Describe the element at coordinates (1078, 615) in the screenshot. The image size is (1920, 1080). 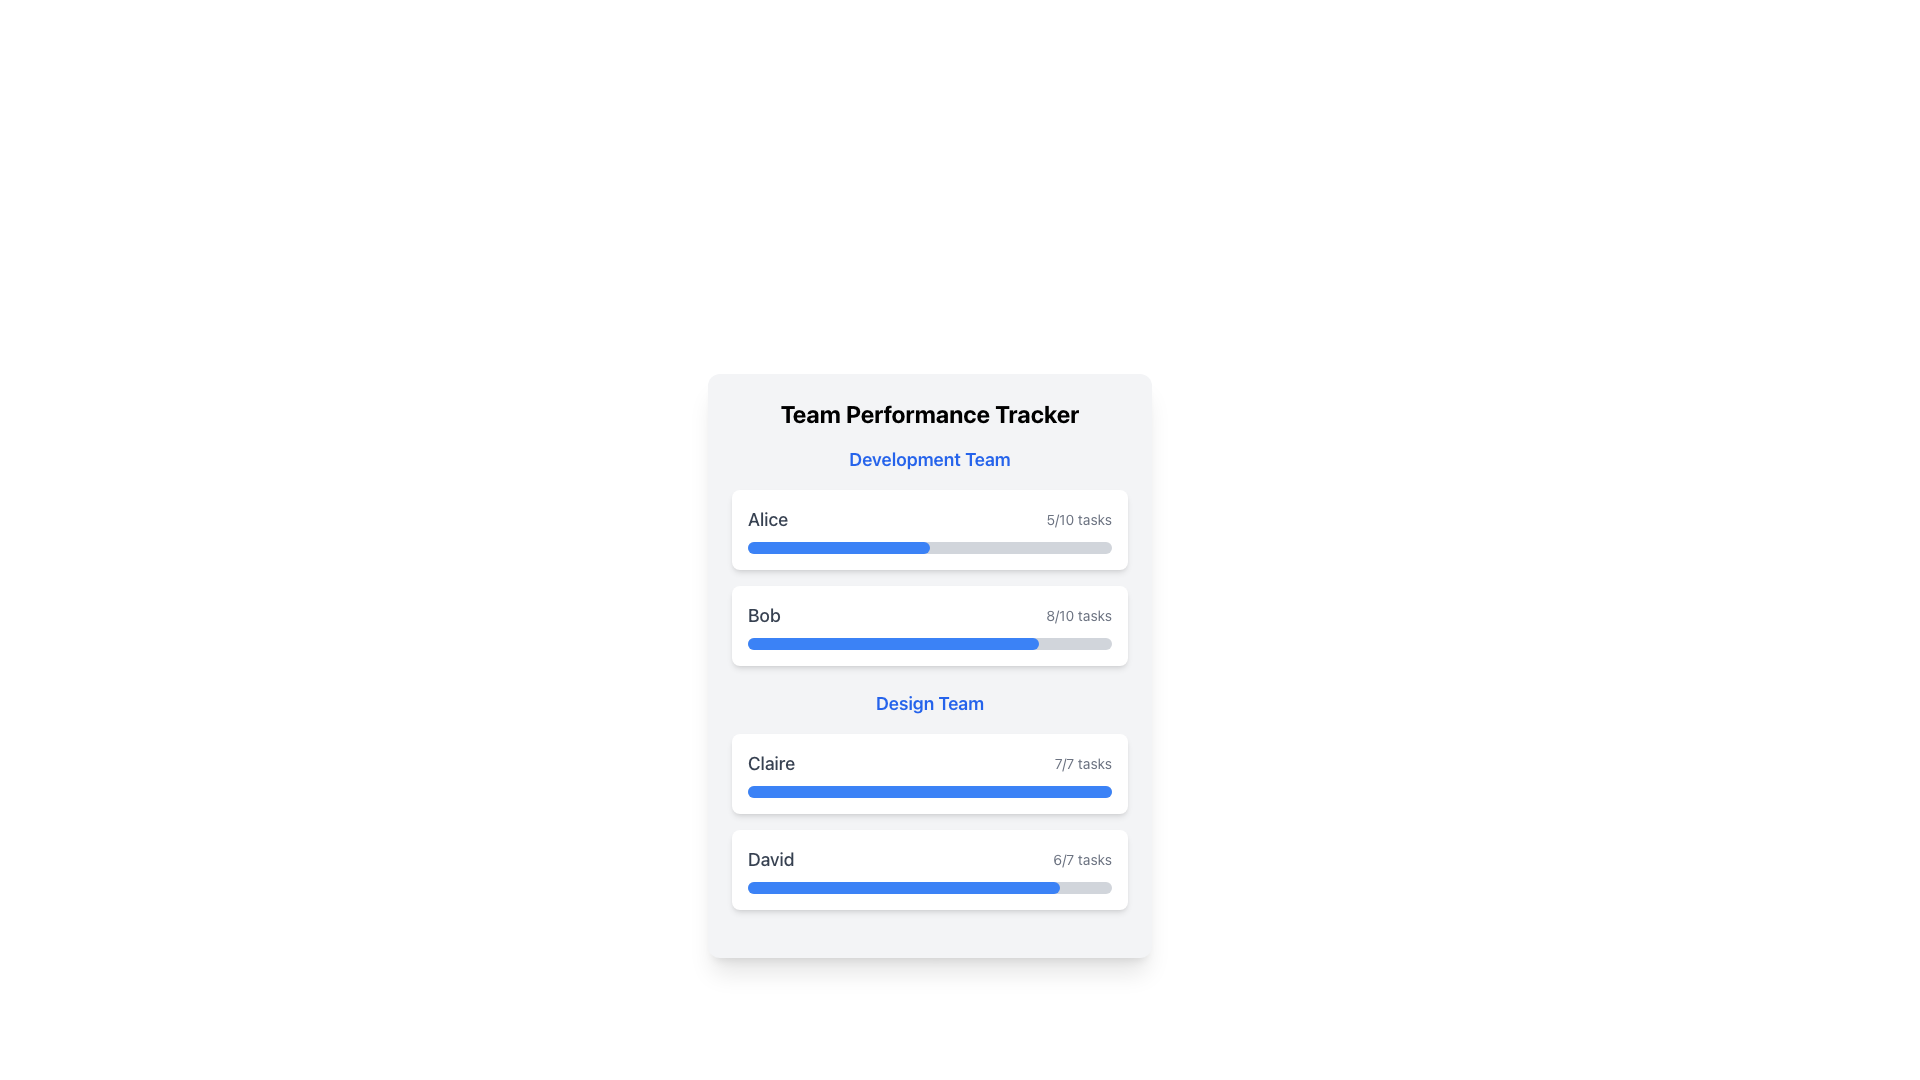
I see `the text label displaying '8/10 tasks', which is styled in small gray text and positioned near the name 'Bob' in the Development Team group` at that location.